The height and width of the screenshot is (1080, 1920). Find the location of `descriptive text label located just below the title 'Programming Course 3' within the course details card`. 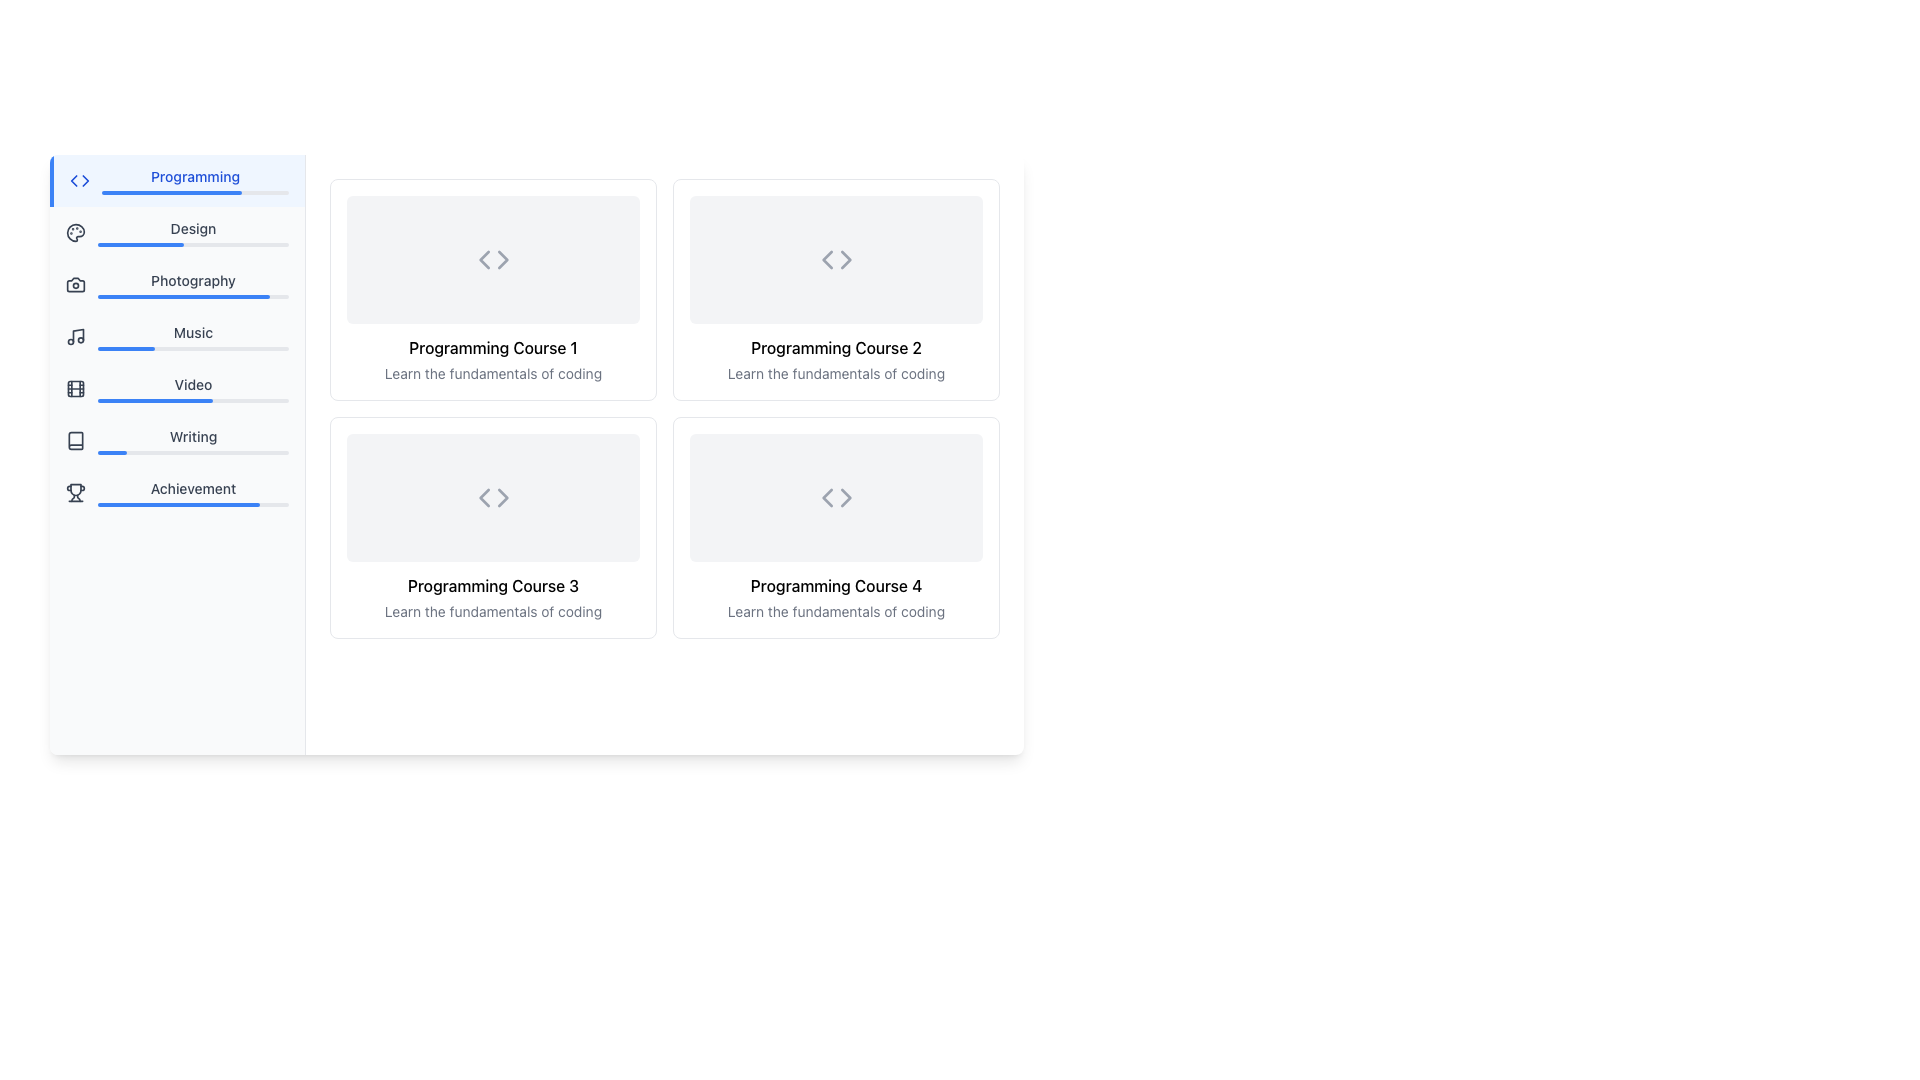

descriptive text label located just below the title 'Programming Course 3' within the course details card is located at coordinates (493, 611).